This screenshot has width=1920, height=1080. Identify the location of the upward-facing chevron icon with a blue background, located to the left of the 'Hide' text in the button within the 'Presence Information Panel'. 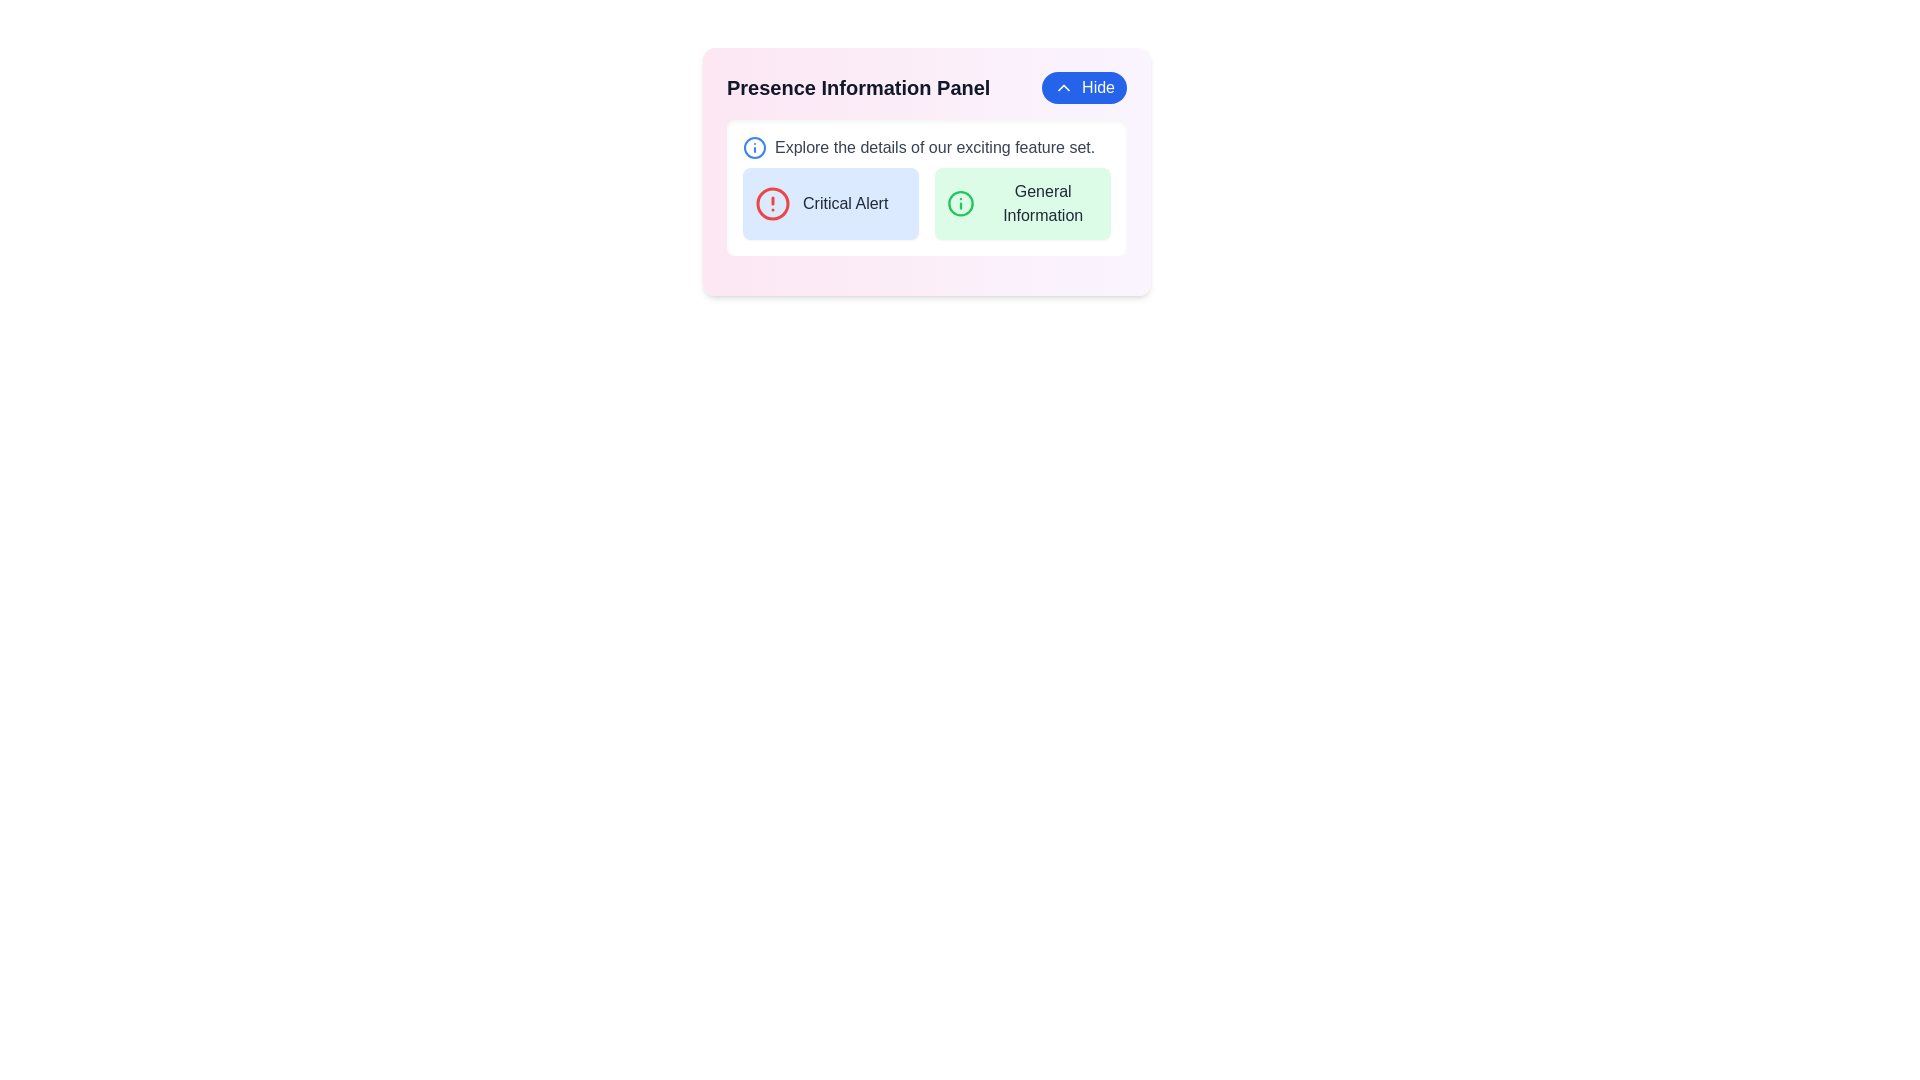
(1063, 87).